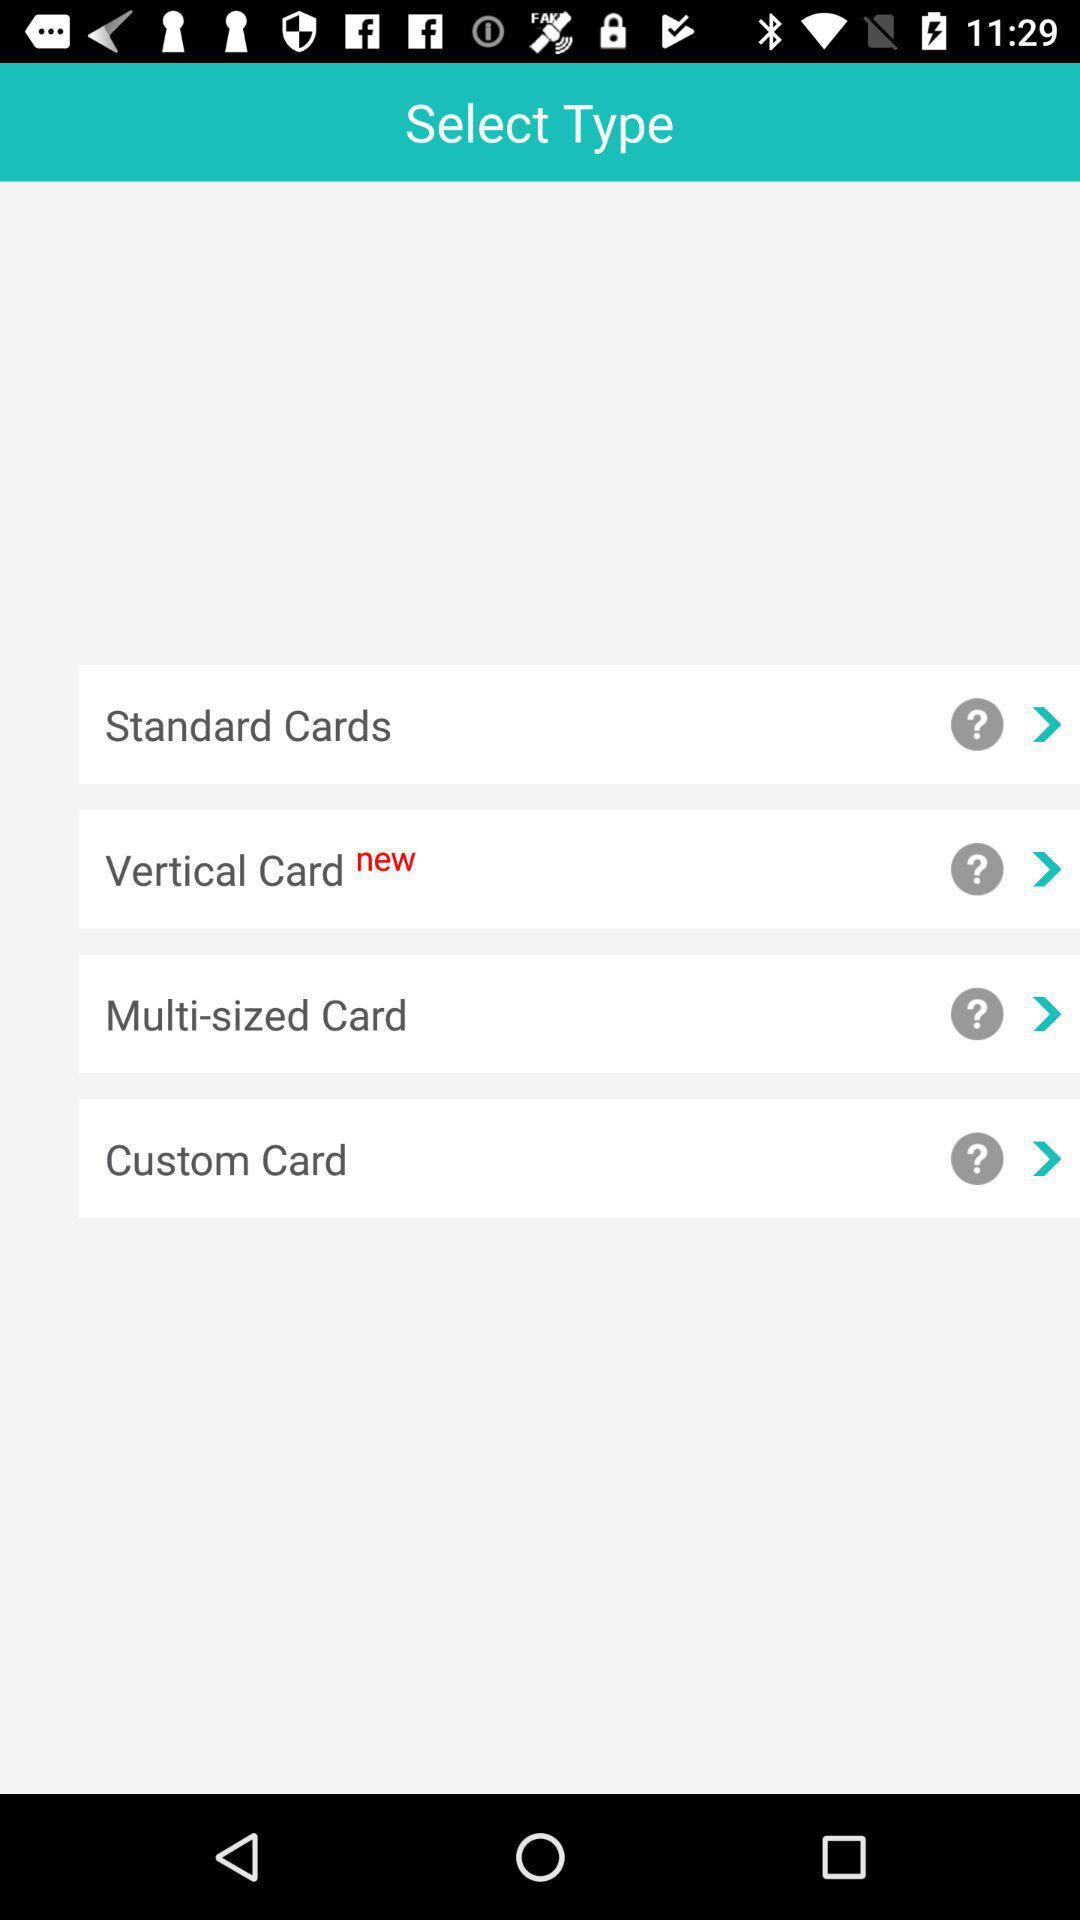 The width and height of the screenshot is (1080, 1920). I want to click on help with standard cards, so click(976, 723).